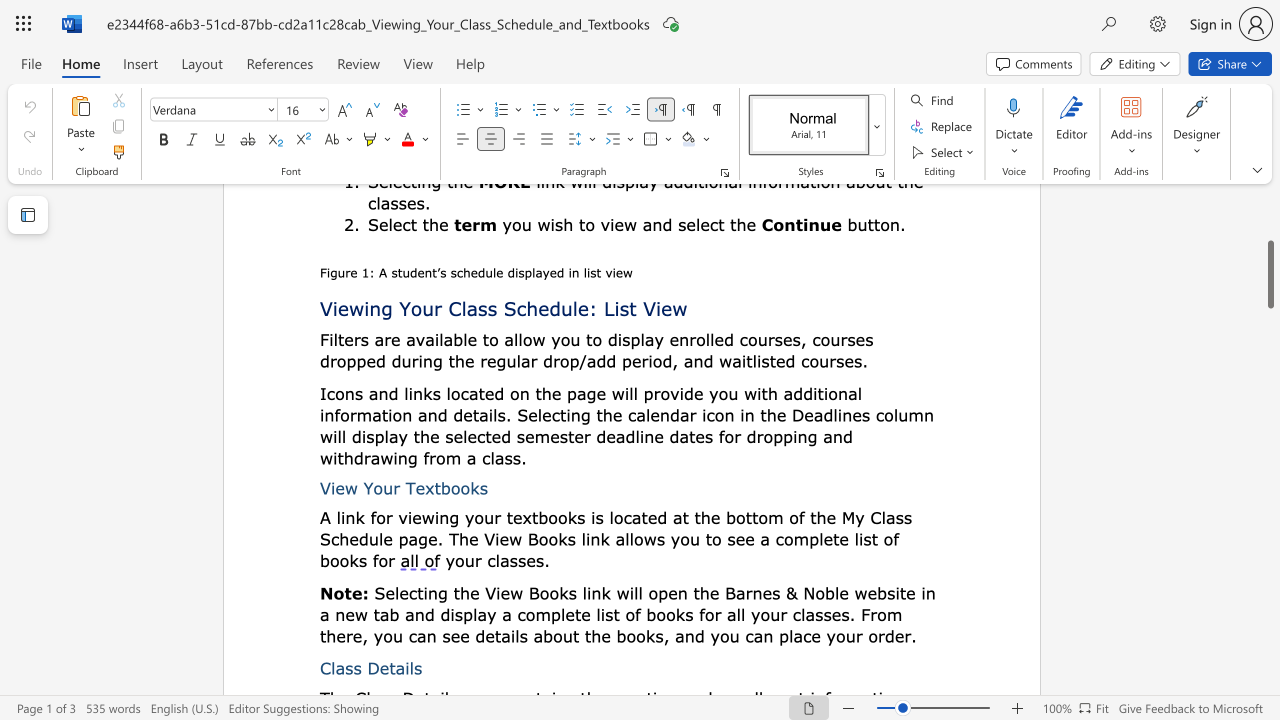  Describe the element at coordinates (1269, 274) in the screenshot. I see `the scrollbar and move up 230 pixels` at that location.